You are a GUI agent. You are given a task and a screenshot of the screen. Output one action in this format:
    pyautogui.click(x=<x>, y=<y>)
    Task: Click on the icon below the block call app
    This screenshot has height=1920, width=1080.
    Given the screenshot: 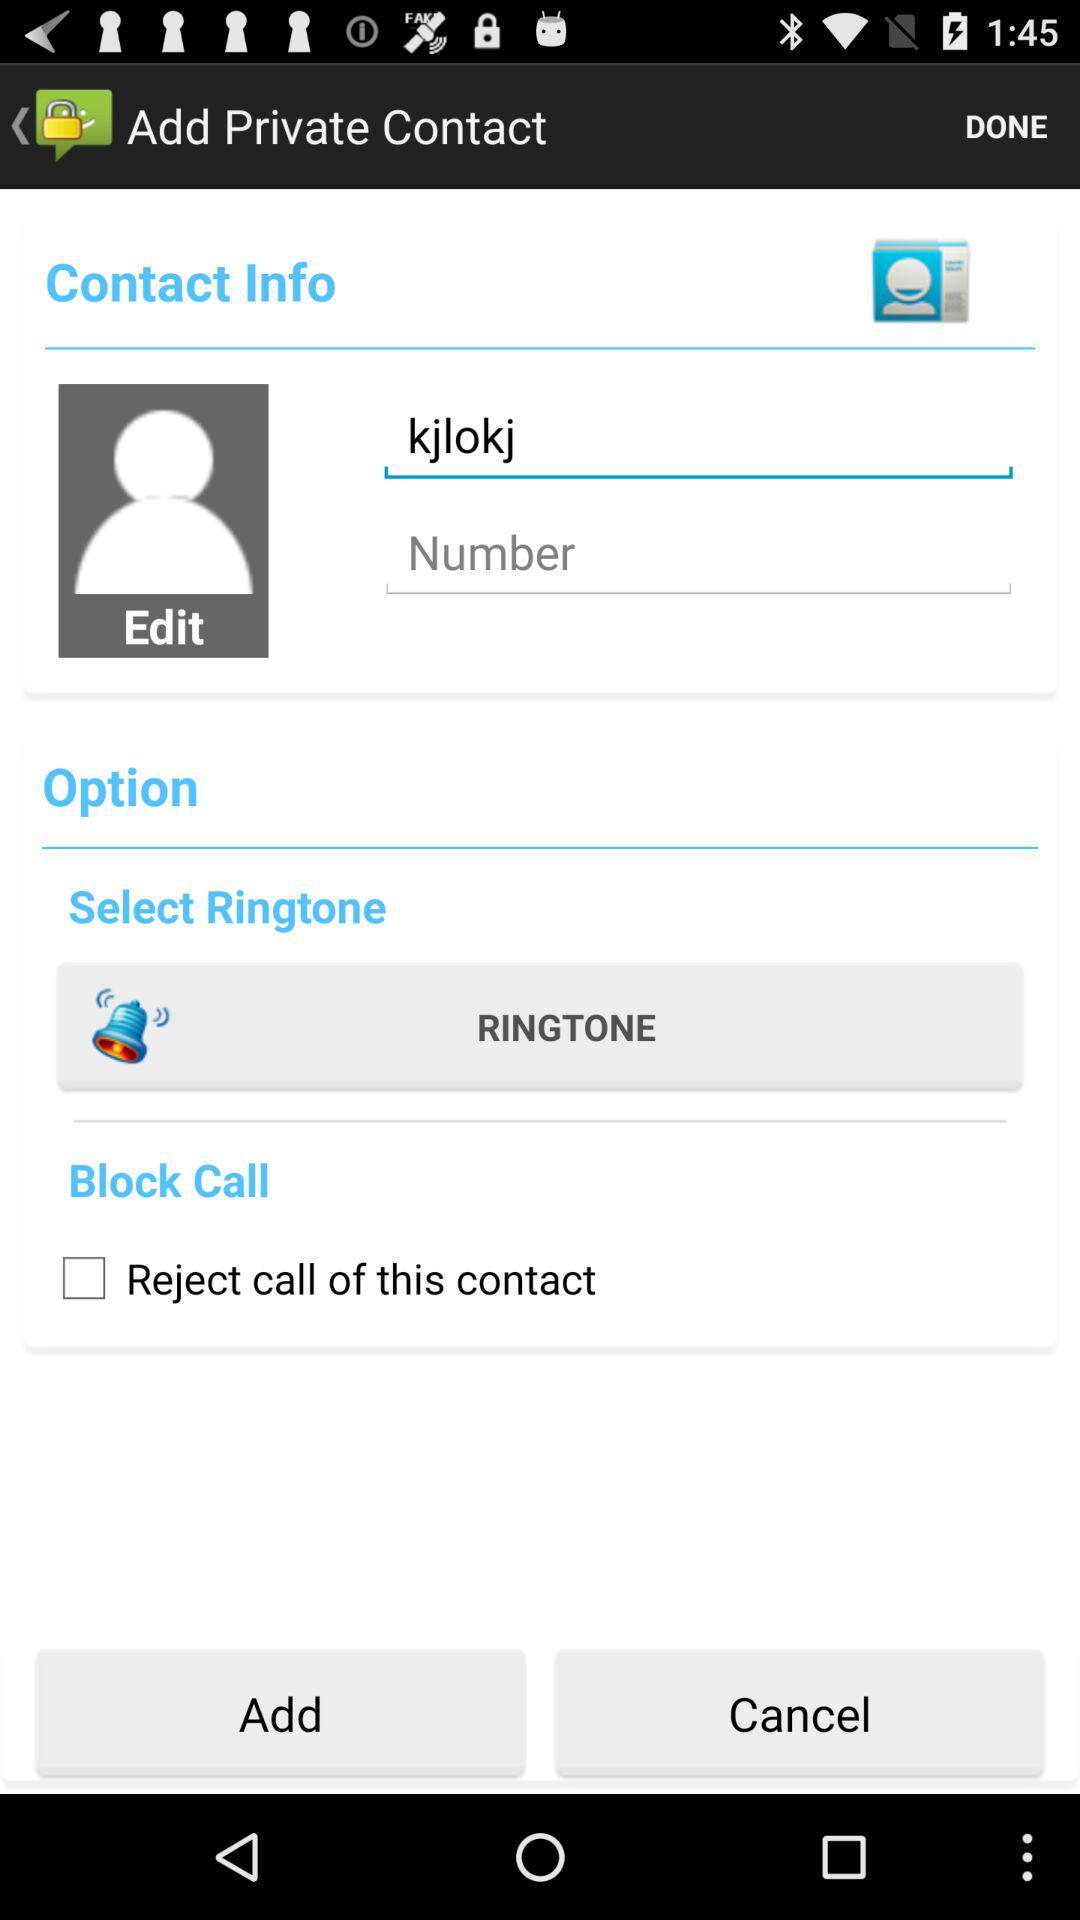 What is the action you would take?
    pyautogui.click(x=318, y=1276)
    